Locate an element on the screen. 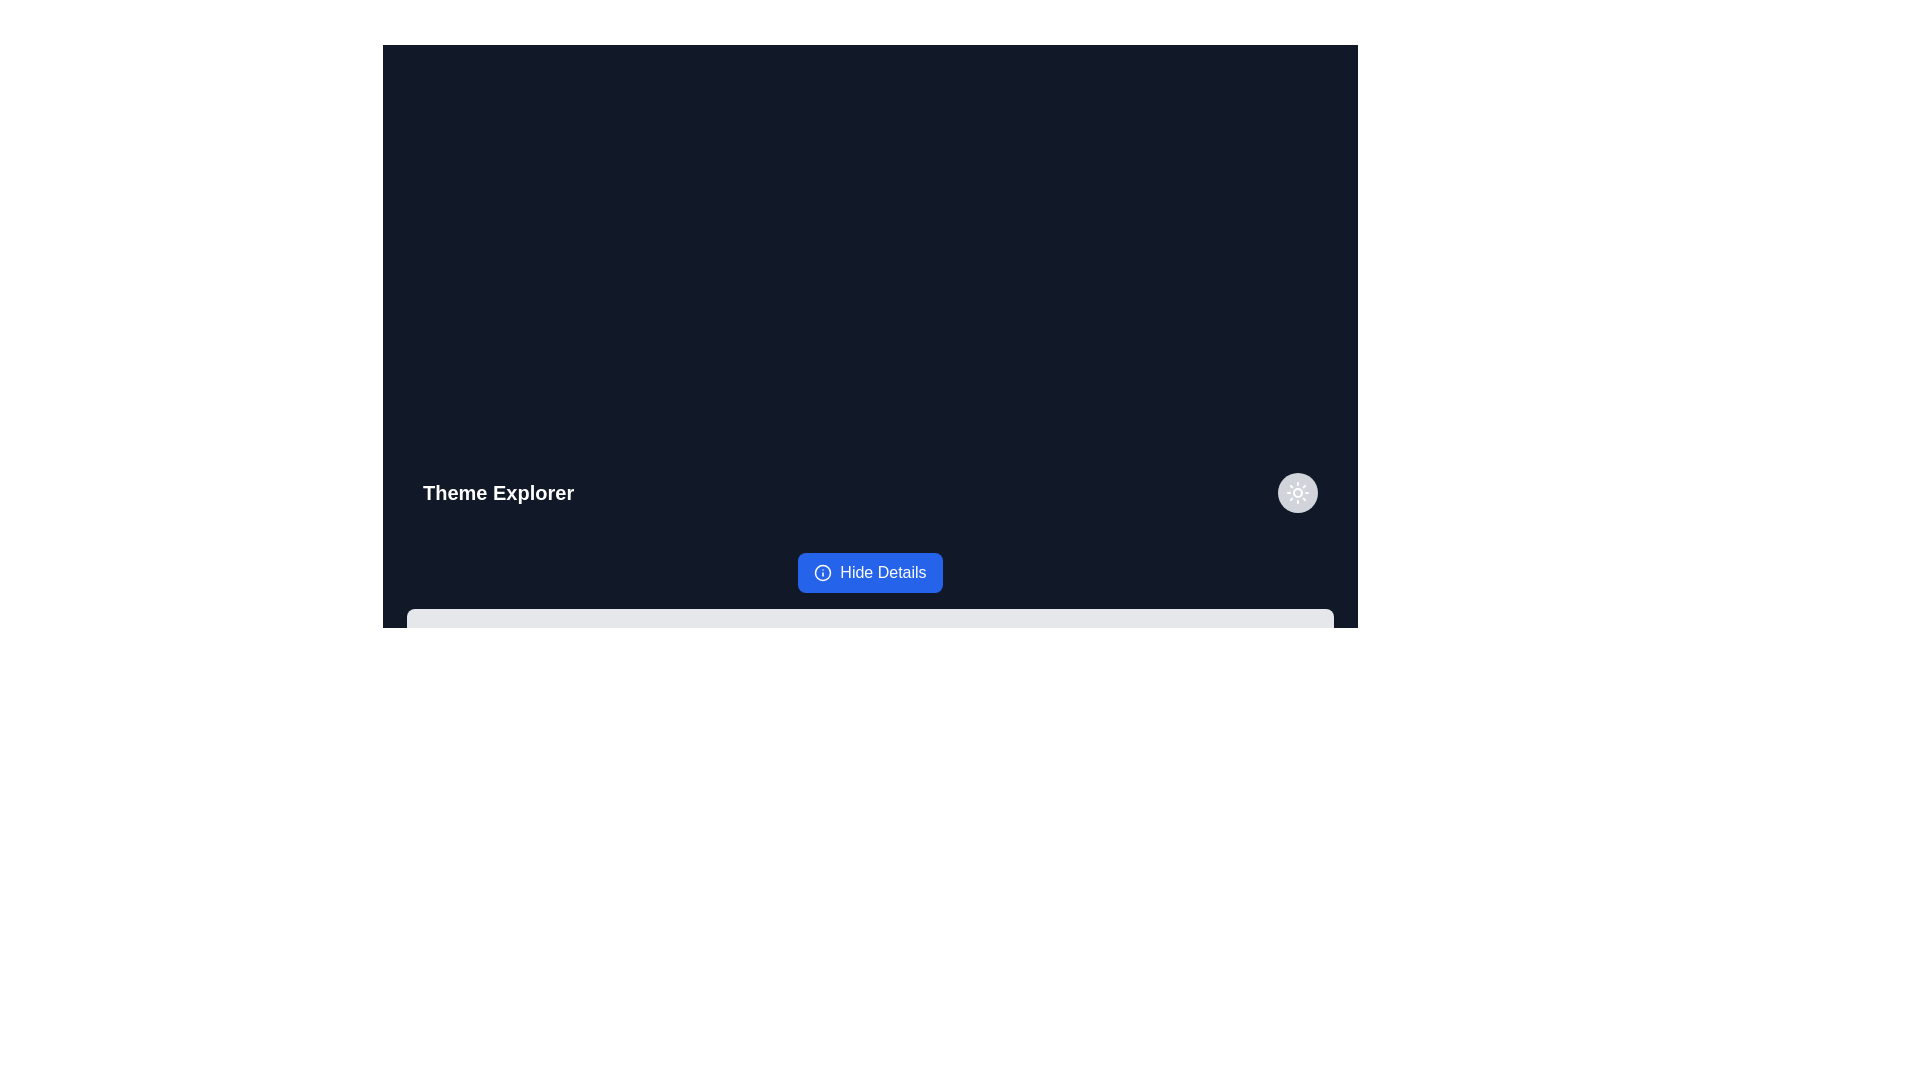  the icon located to the left of the 'Hide Details' button with a blue background and white text, which is situated at the bottom center of the interface is located at coordinates (823, 573).